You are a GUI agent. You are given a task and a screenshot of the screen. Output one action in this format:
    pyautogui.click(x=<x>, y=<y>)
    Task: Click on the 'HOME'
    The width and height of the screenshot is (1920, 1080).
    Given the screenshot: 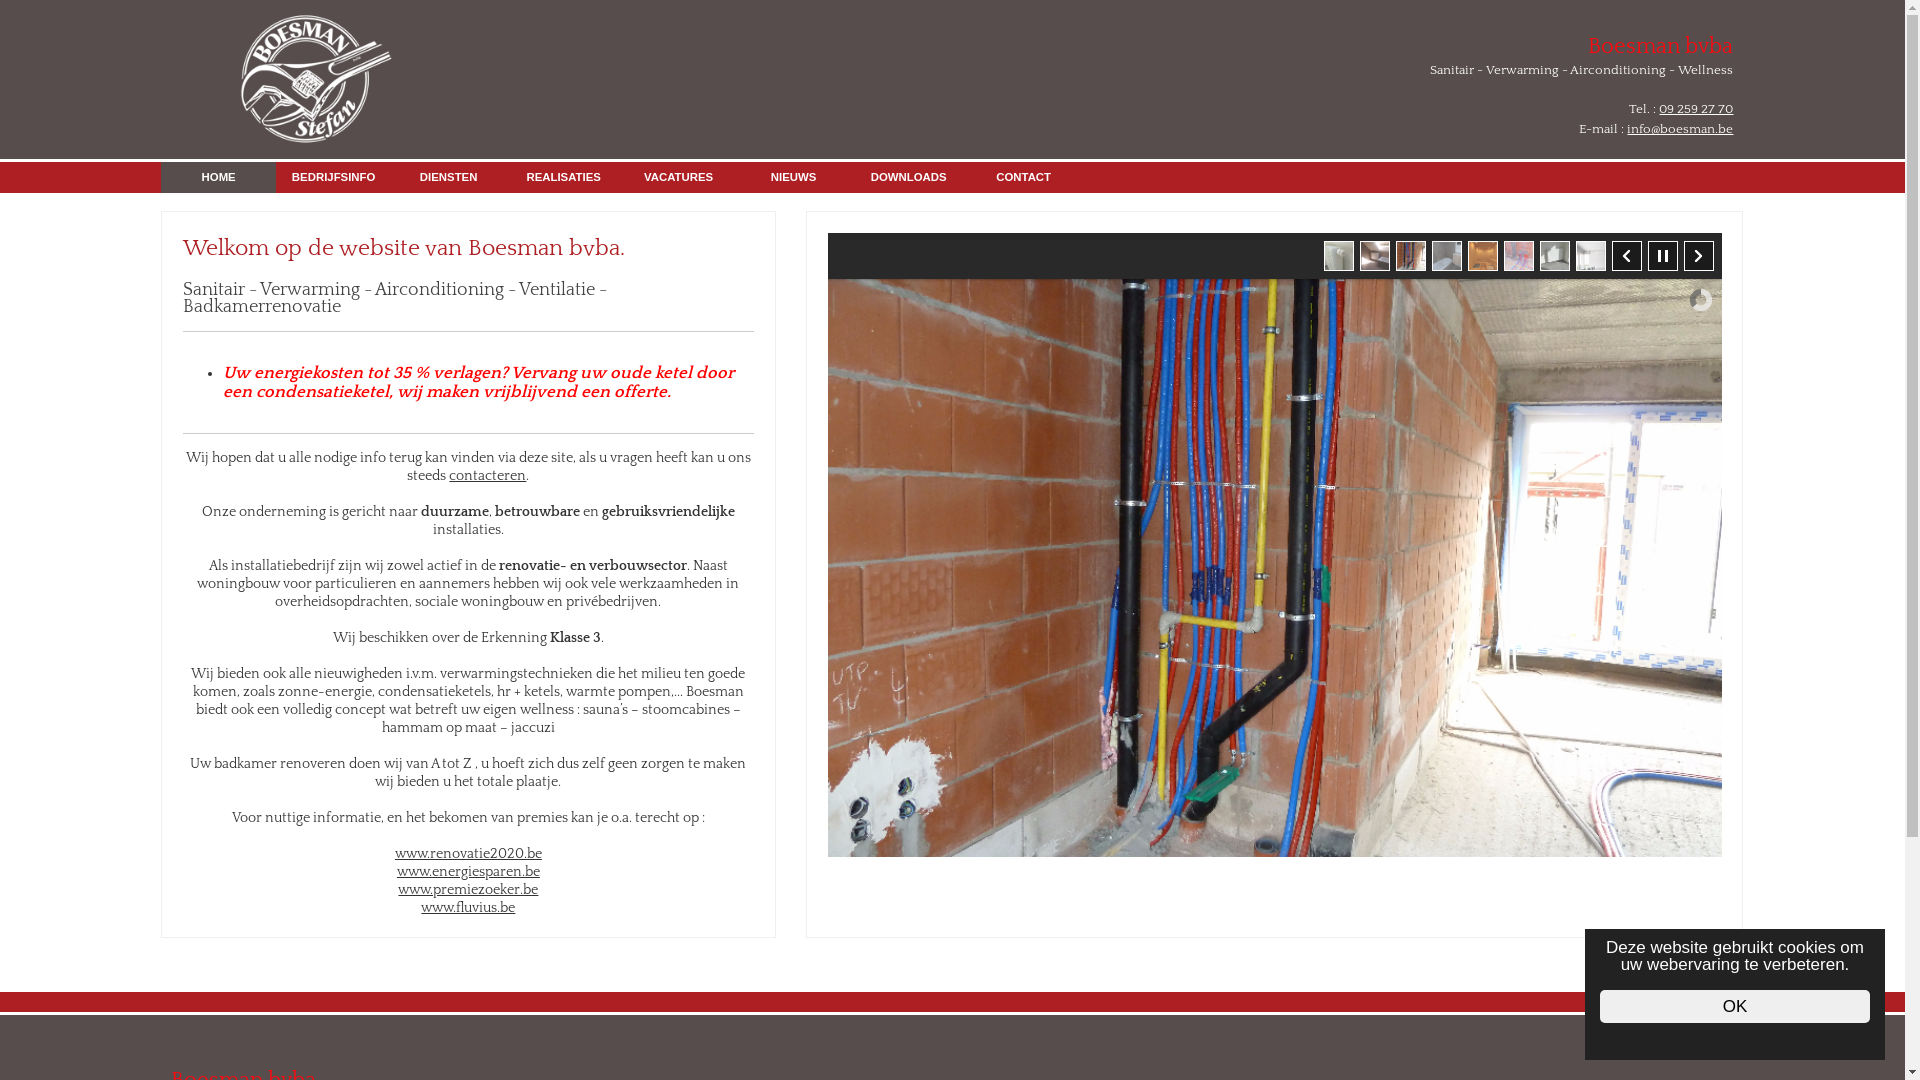 What is the action you would take?
    pyautogui.click(x=218, y=176)
    